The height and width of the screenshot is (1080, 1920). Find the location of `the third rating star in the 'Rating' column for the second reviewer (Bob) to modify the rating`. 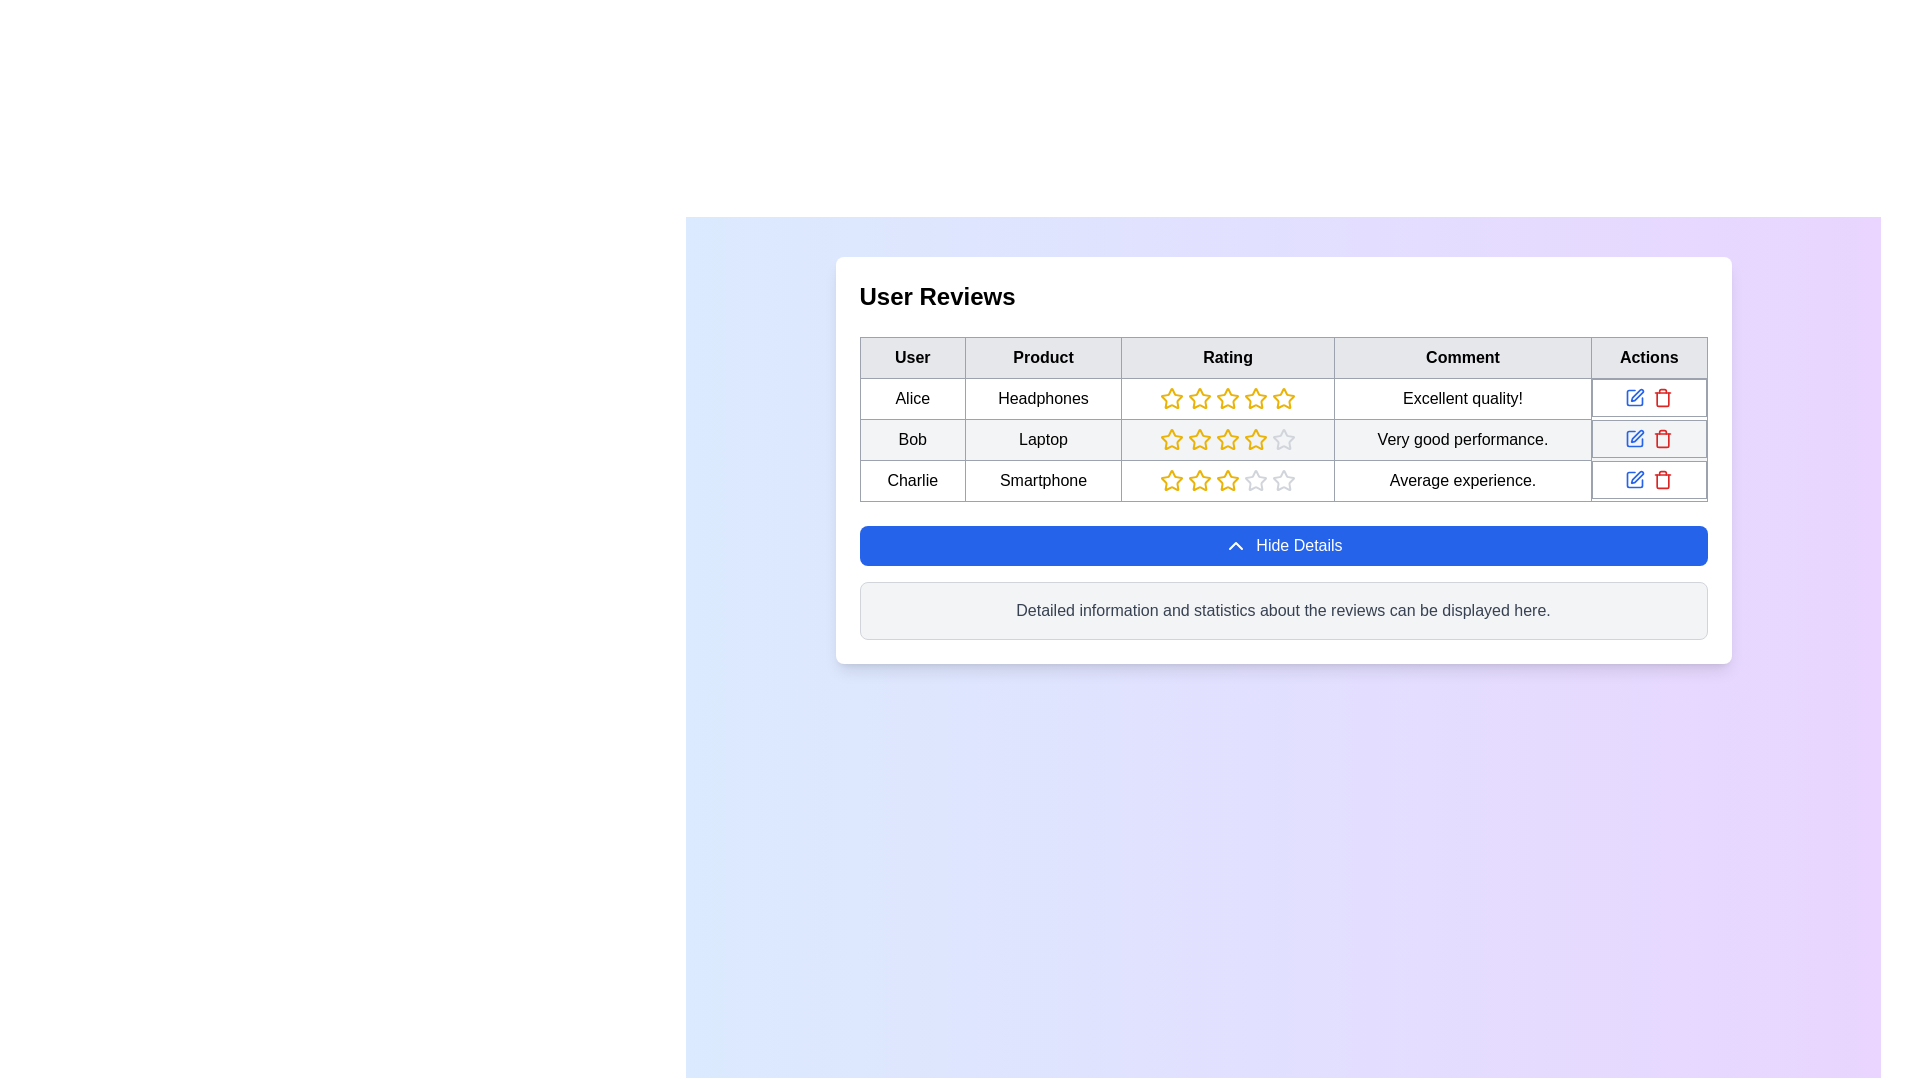

the third rating star in the 'Rating' column for the second reviewer (Bob) to modify the rating is located at coordinates (1227, 438).